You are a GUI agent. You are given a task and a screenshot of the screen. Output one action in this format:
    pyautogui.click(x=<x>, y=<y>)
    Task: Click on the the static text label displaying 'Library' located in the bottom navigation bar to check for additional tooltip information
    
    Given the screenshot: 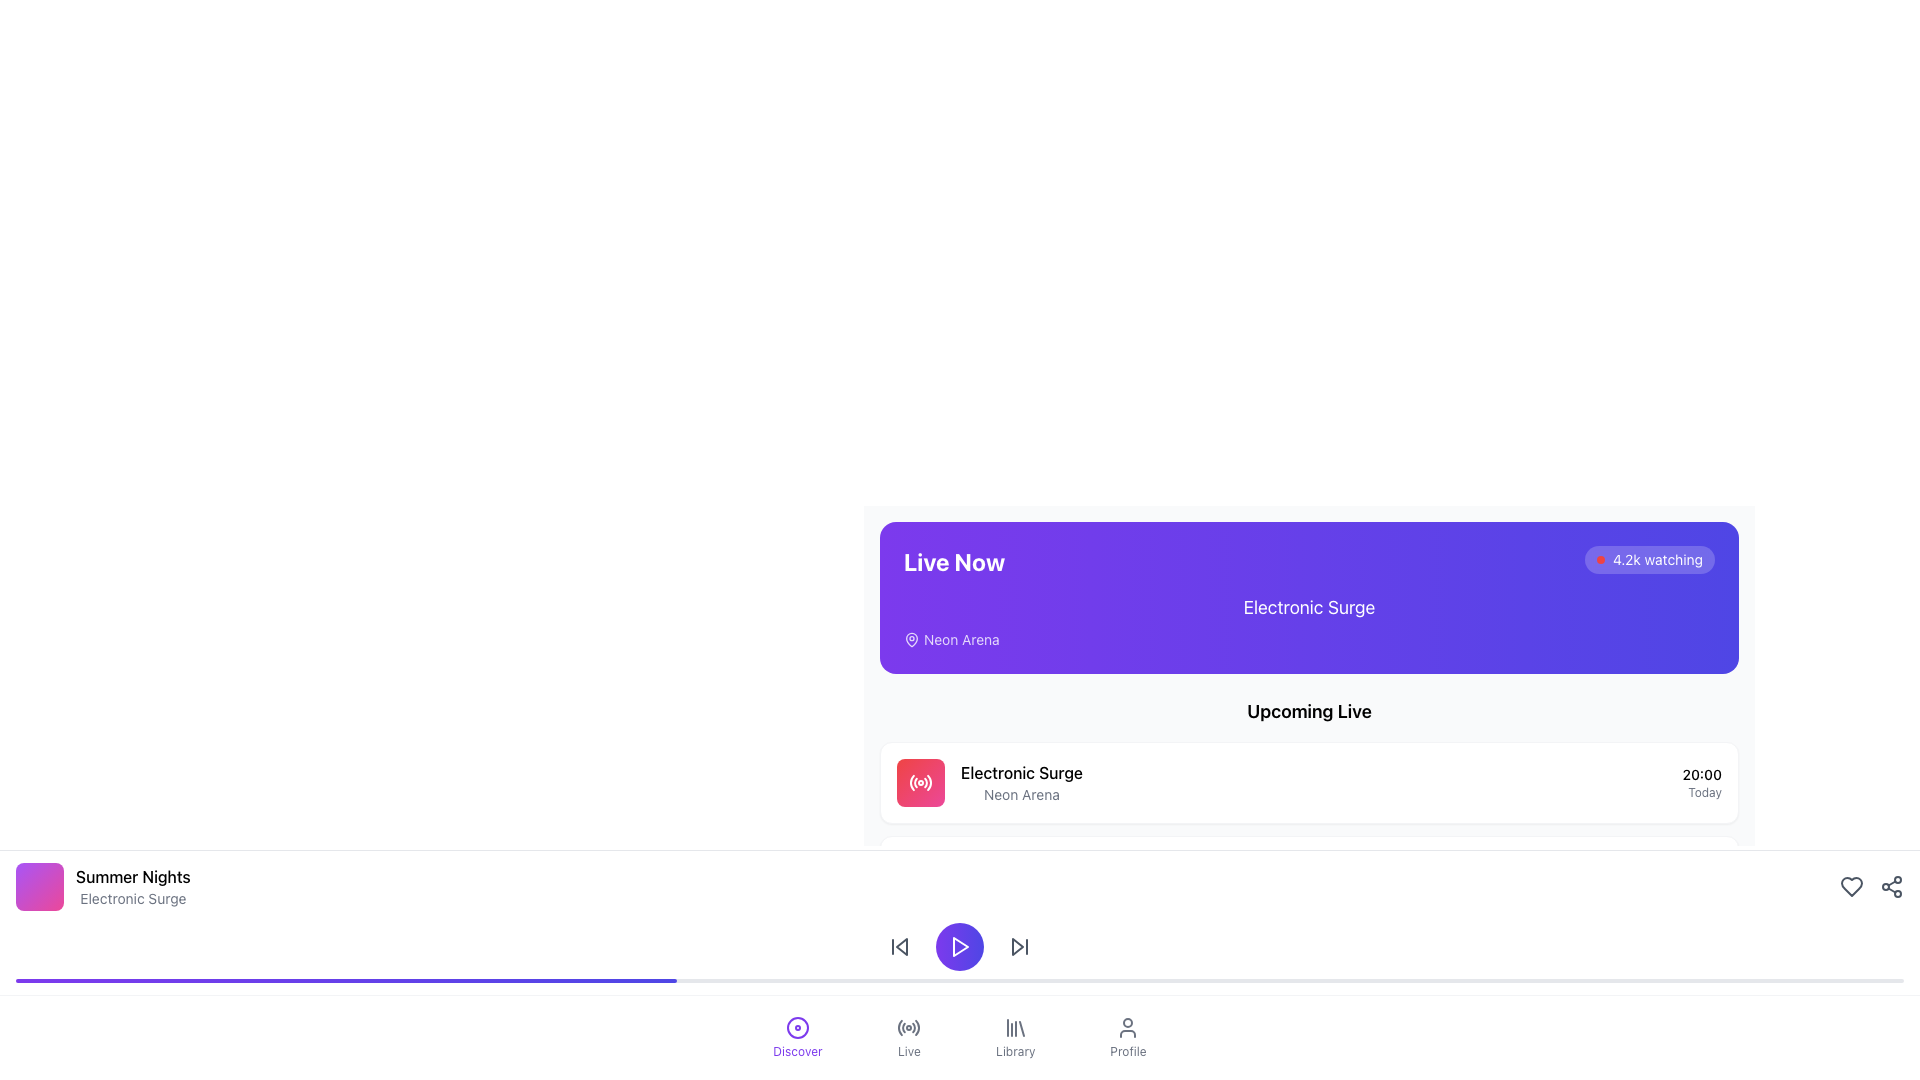 What is the action you would take?
    pyautogui.click(x=1015, y=1051)
    